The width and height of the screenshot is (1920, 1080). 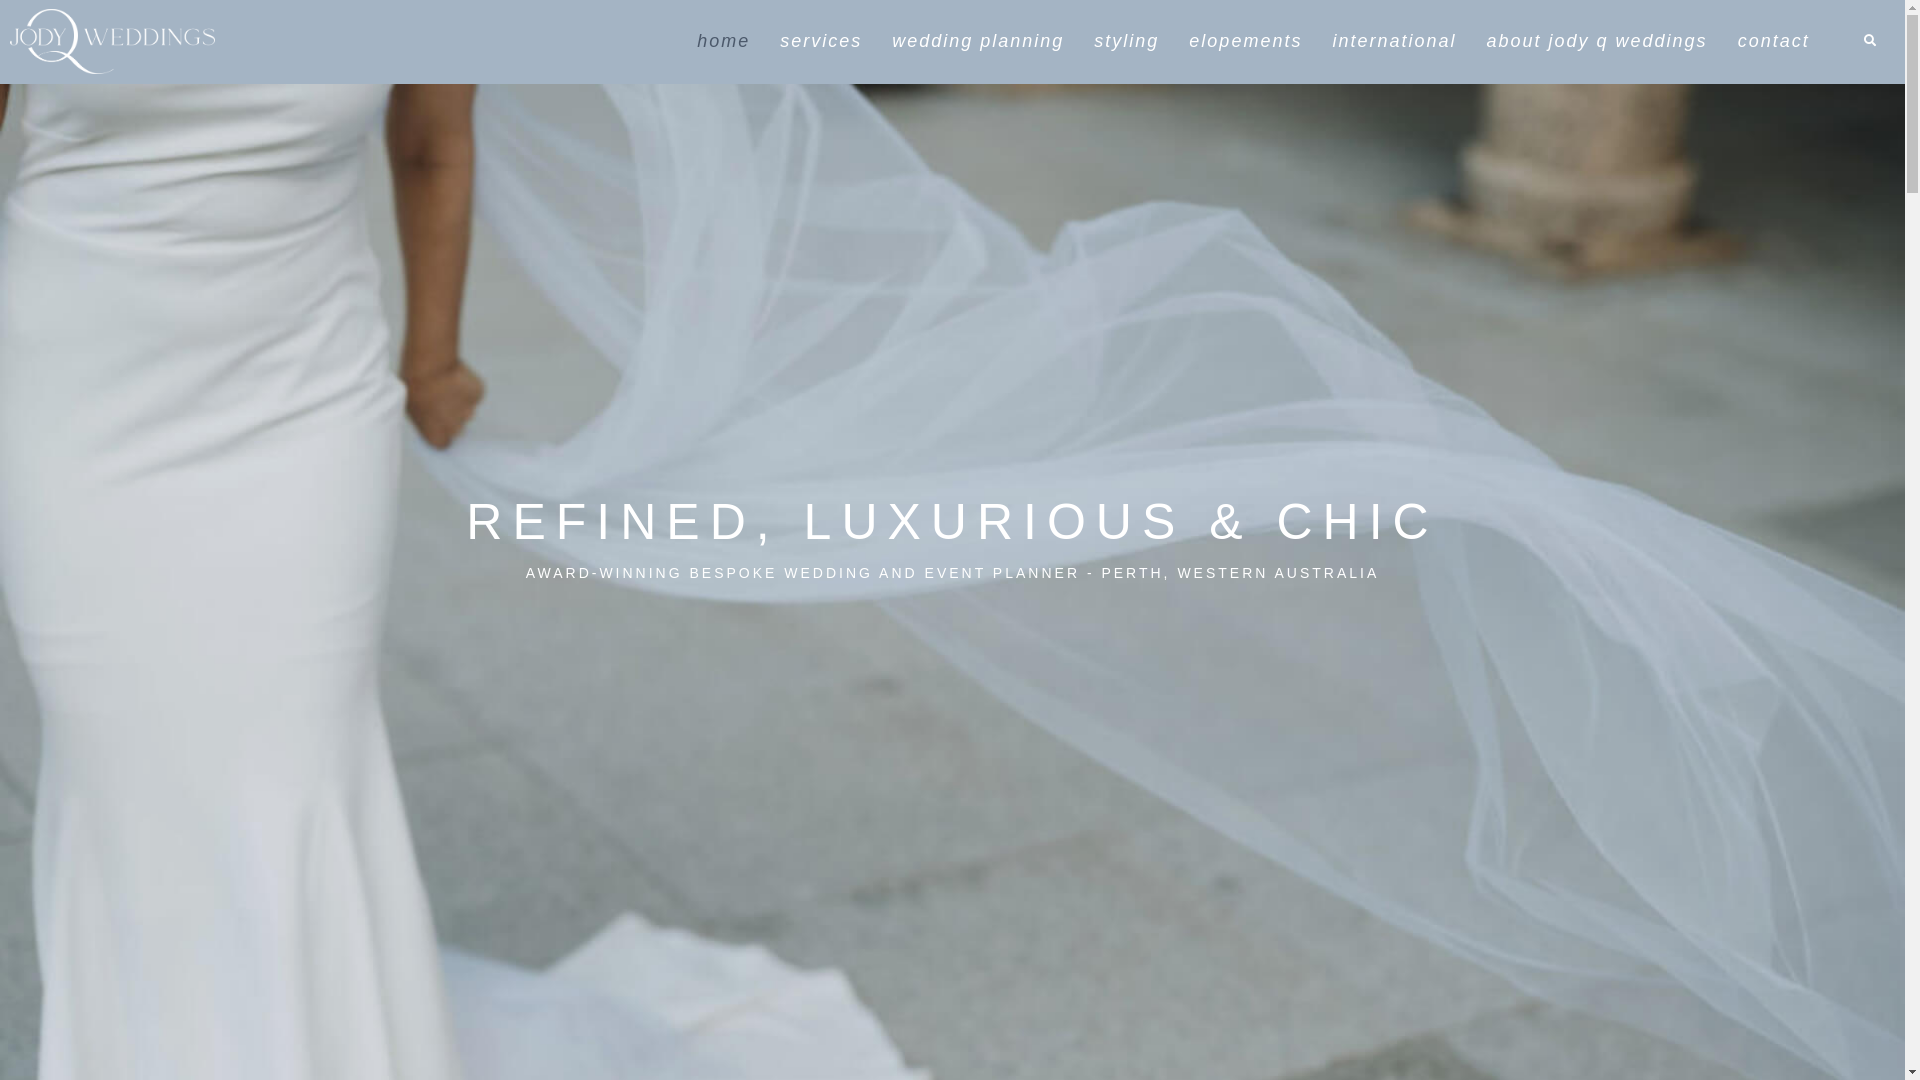 I want to click on 'services', so click(x=820, y=41).